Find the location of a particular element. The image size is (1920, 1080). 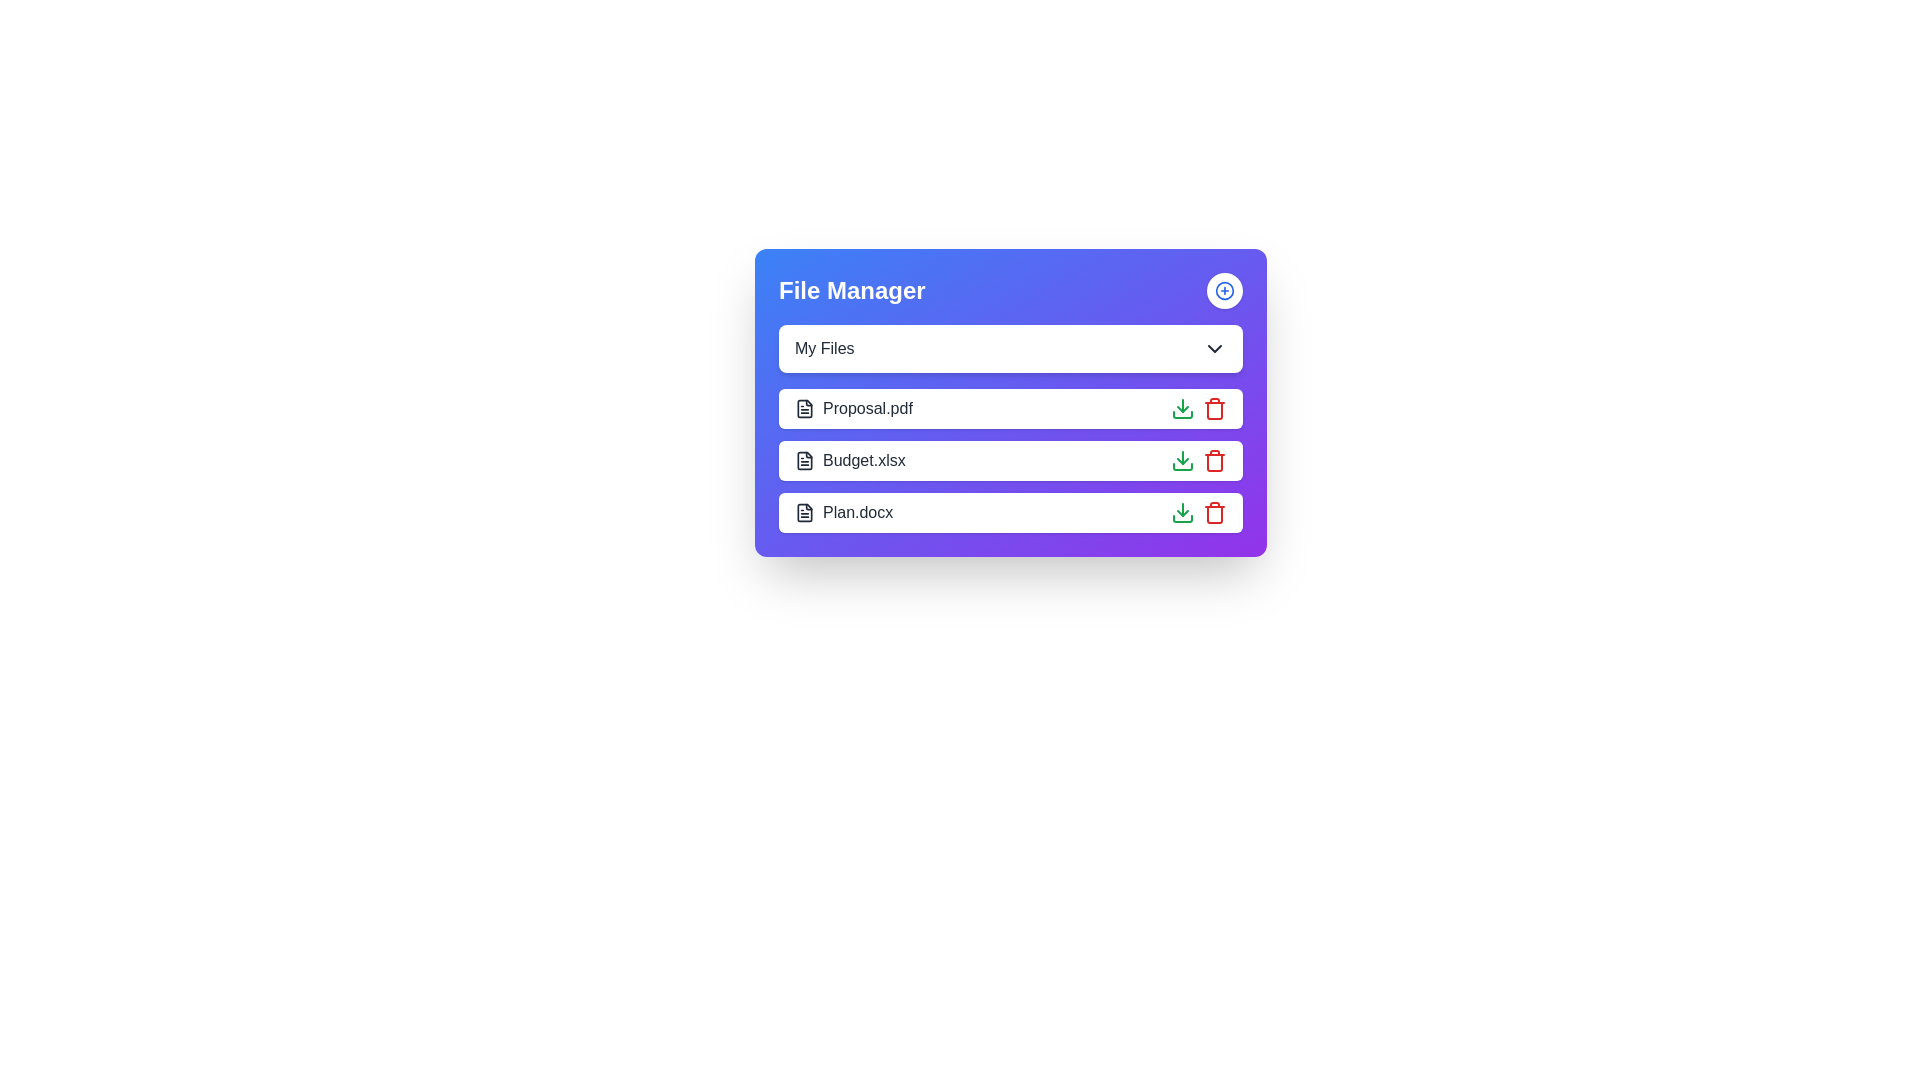

the File list item representing 'Plan.docx', located in the third row of the file list is located at coordinates (1011, 512).